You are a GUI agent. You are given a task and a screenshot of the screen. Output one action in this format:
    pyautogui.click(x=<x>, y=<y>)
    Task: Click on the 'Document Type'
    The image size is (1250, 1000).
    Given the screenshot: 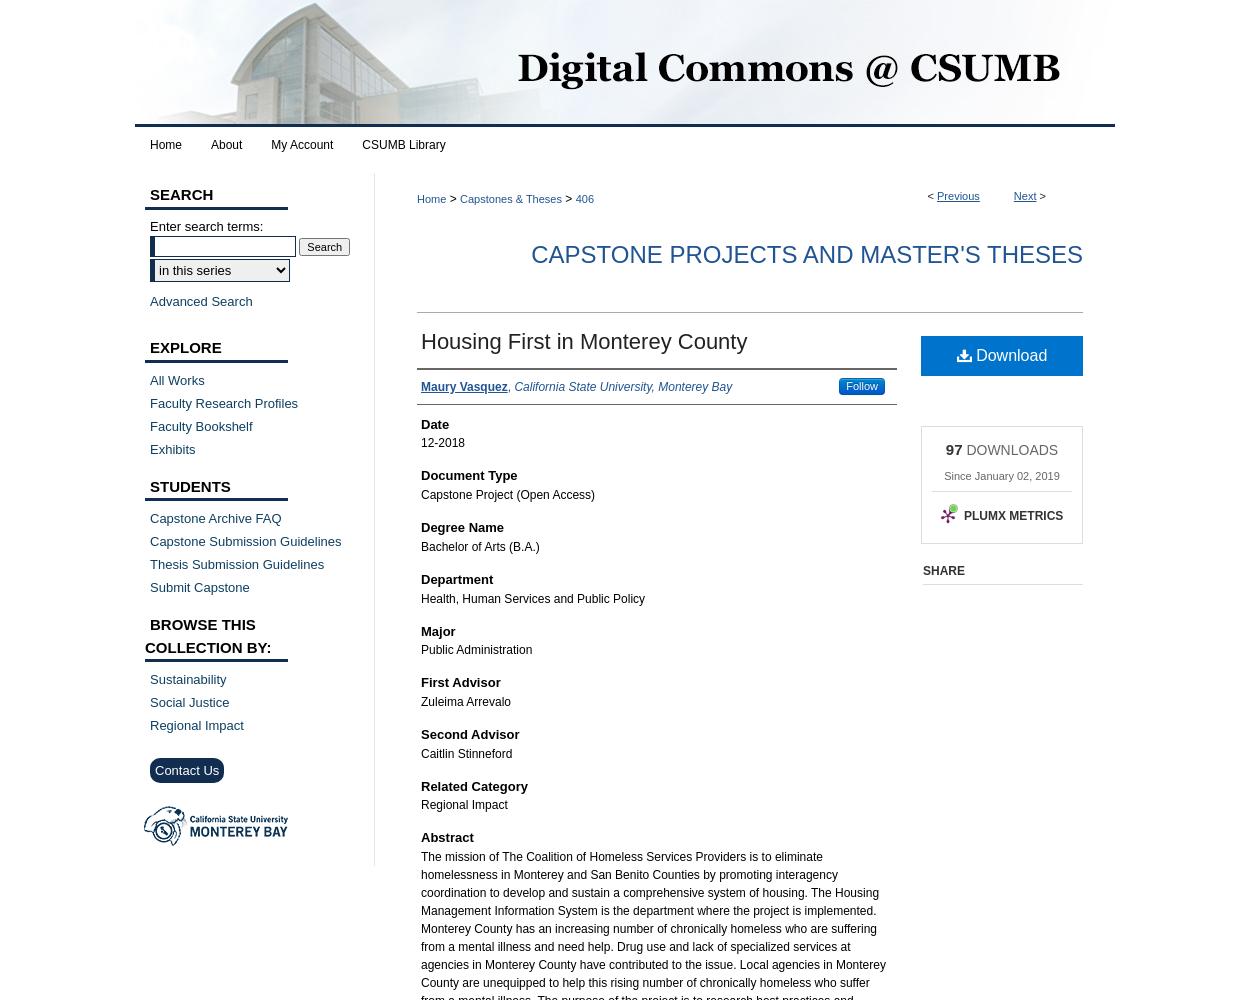 What is the action you would take?
    pyautogui.click(x=468, y=474)
    